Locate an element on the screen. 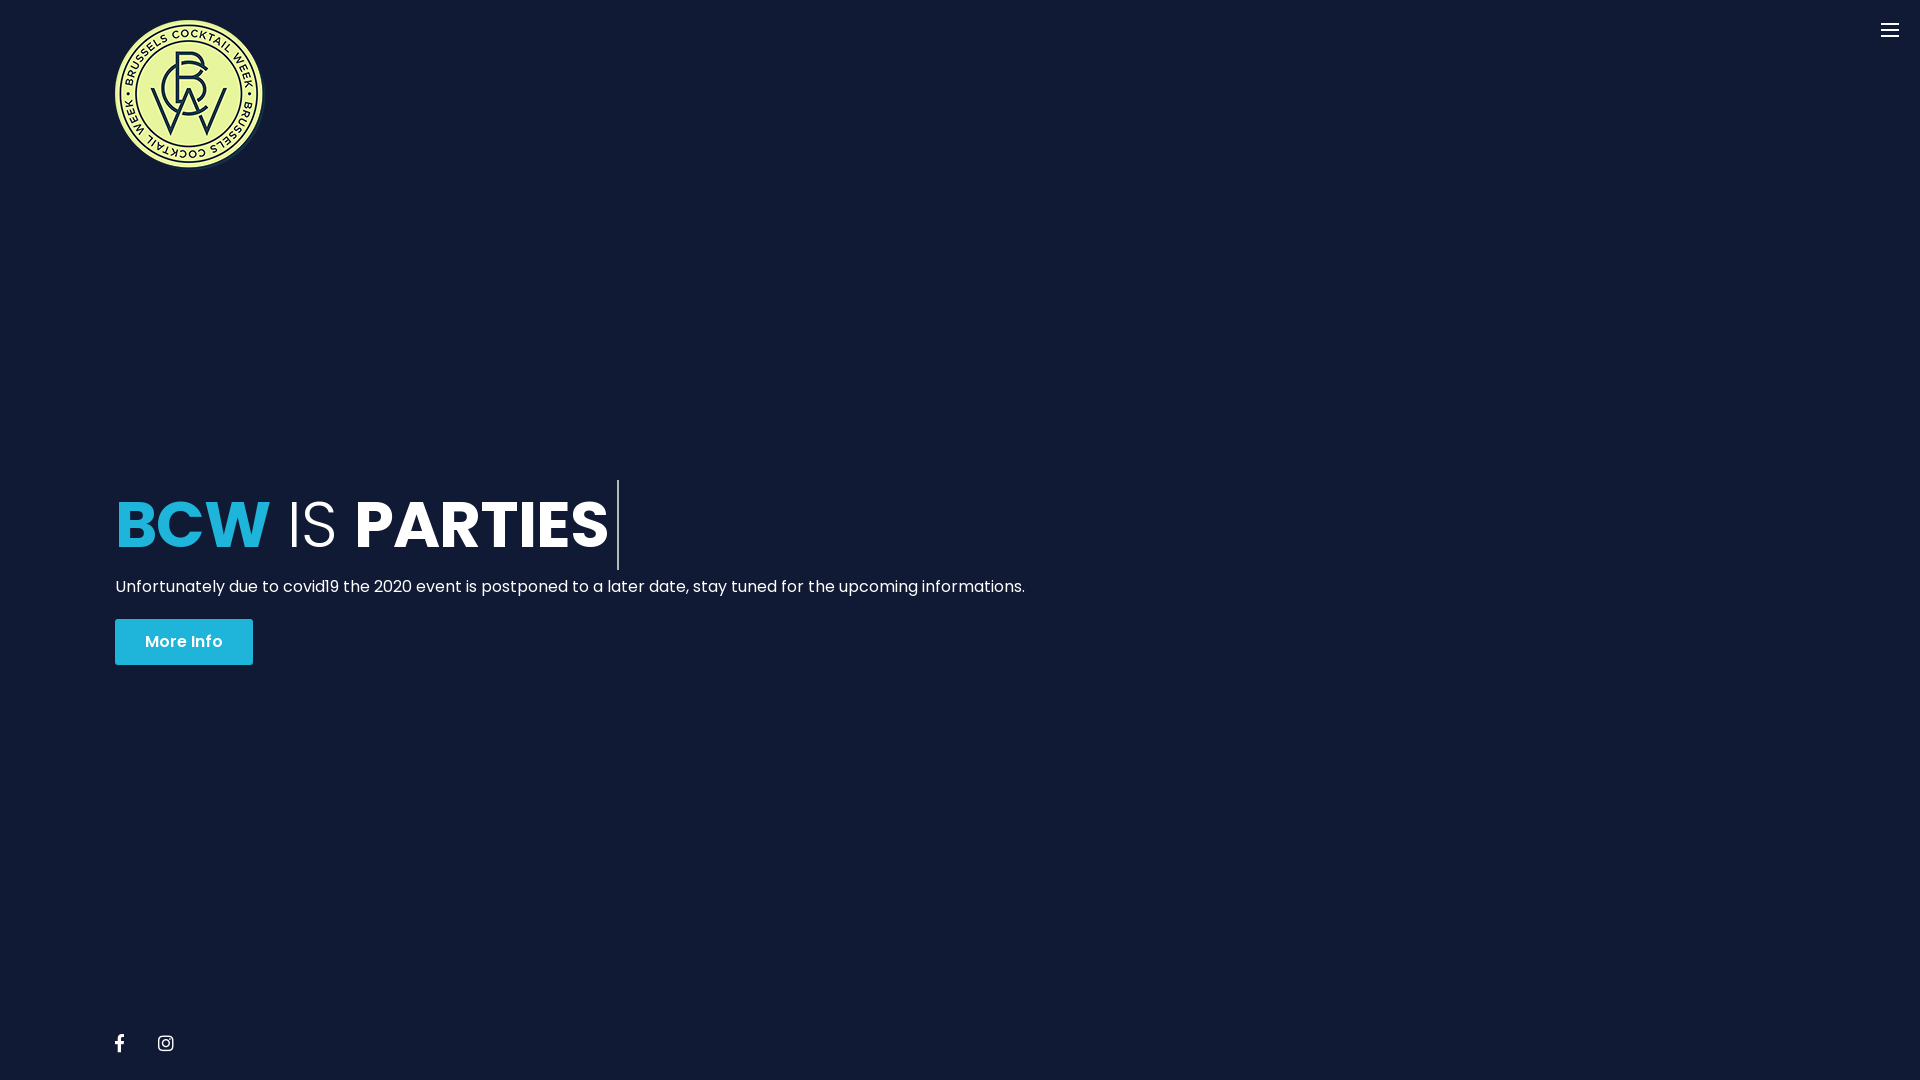 Image resolution: width=1920 pixels, height=1080 pixels. 'Facebook' is located at coordinates (118, 1041).